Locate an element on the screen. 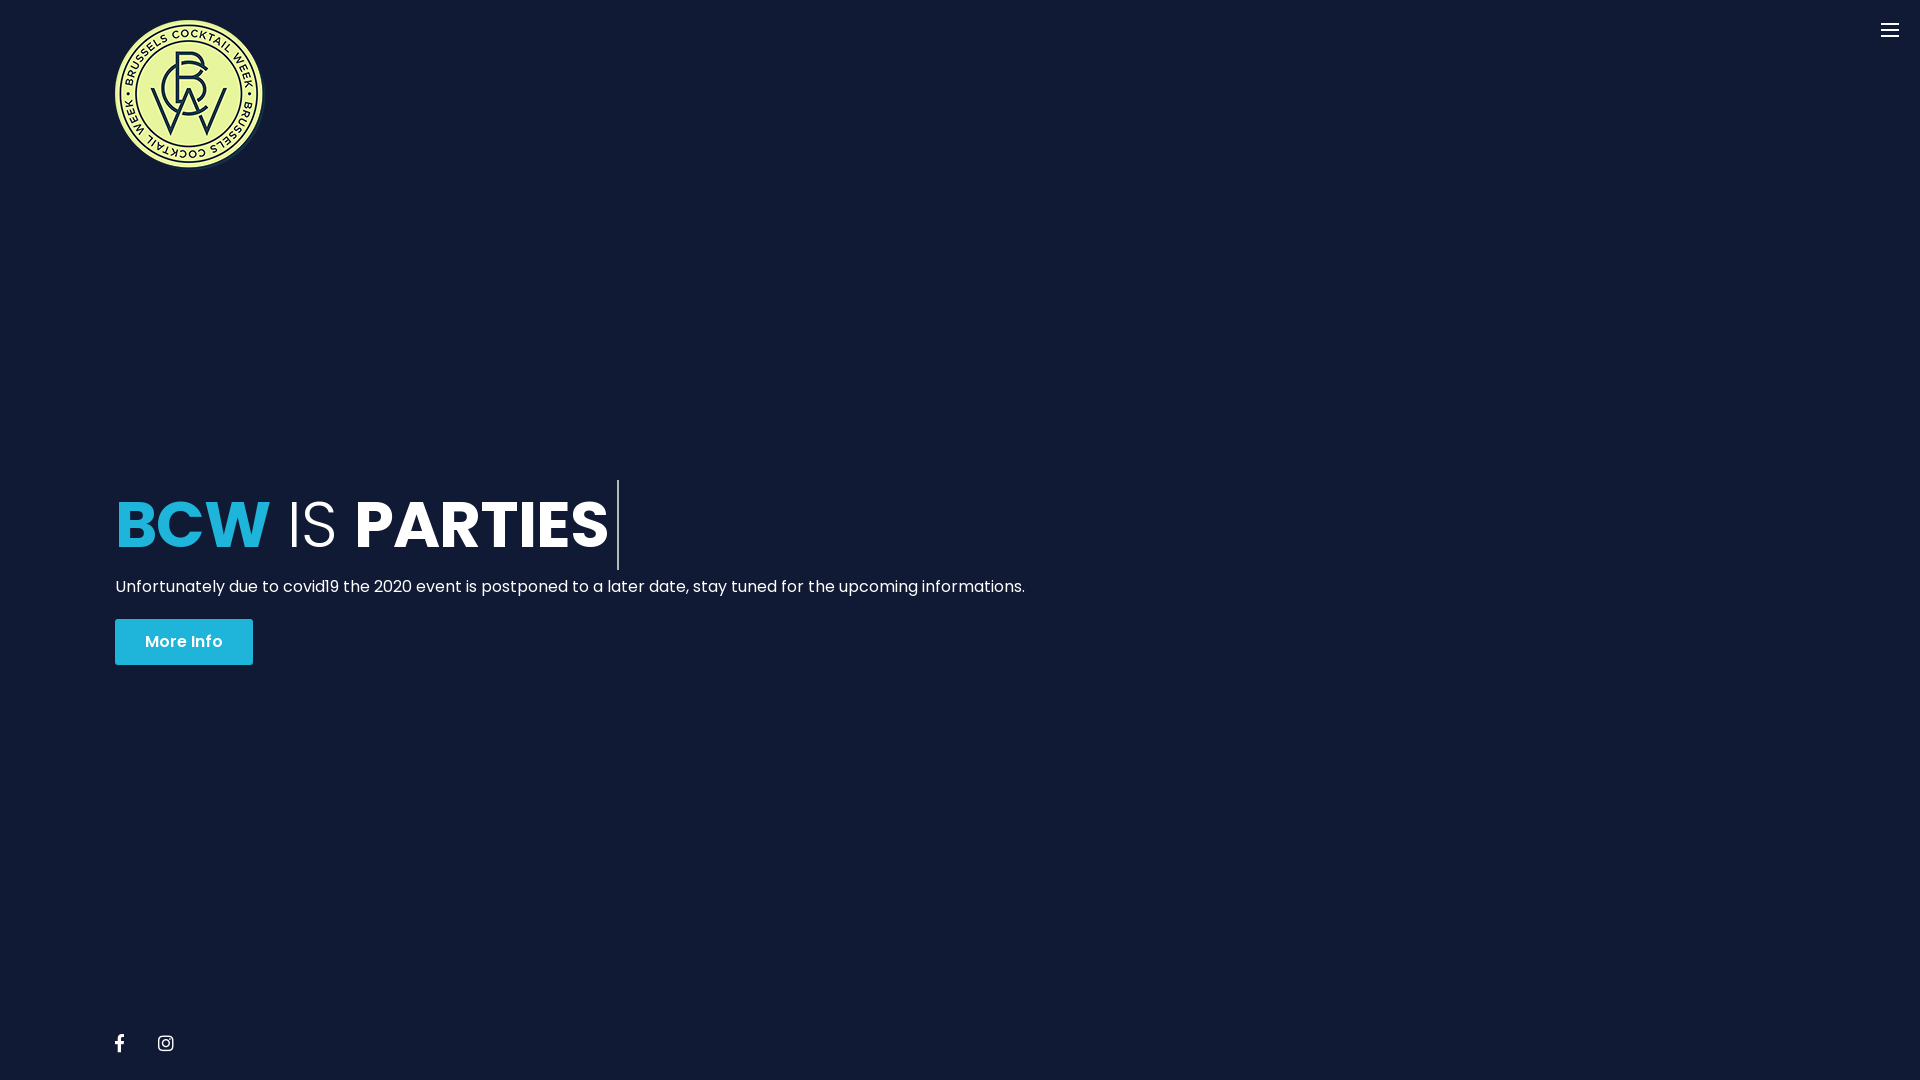 Image resolution: width=1920 pixels, height=1080 pixels. 'Facebook' is located at coordinates (118, 1041).